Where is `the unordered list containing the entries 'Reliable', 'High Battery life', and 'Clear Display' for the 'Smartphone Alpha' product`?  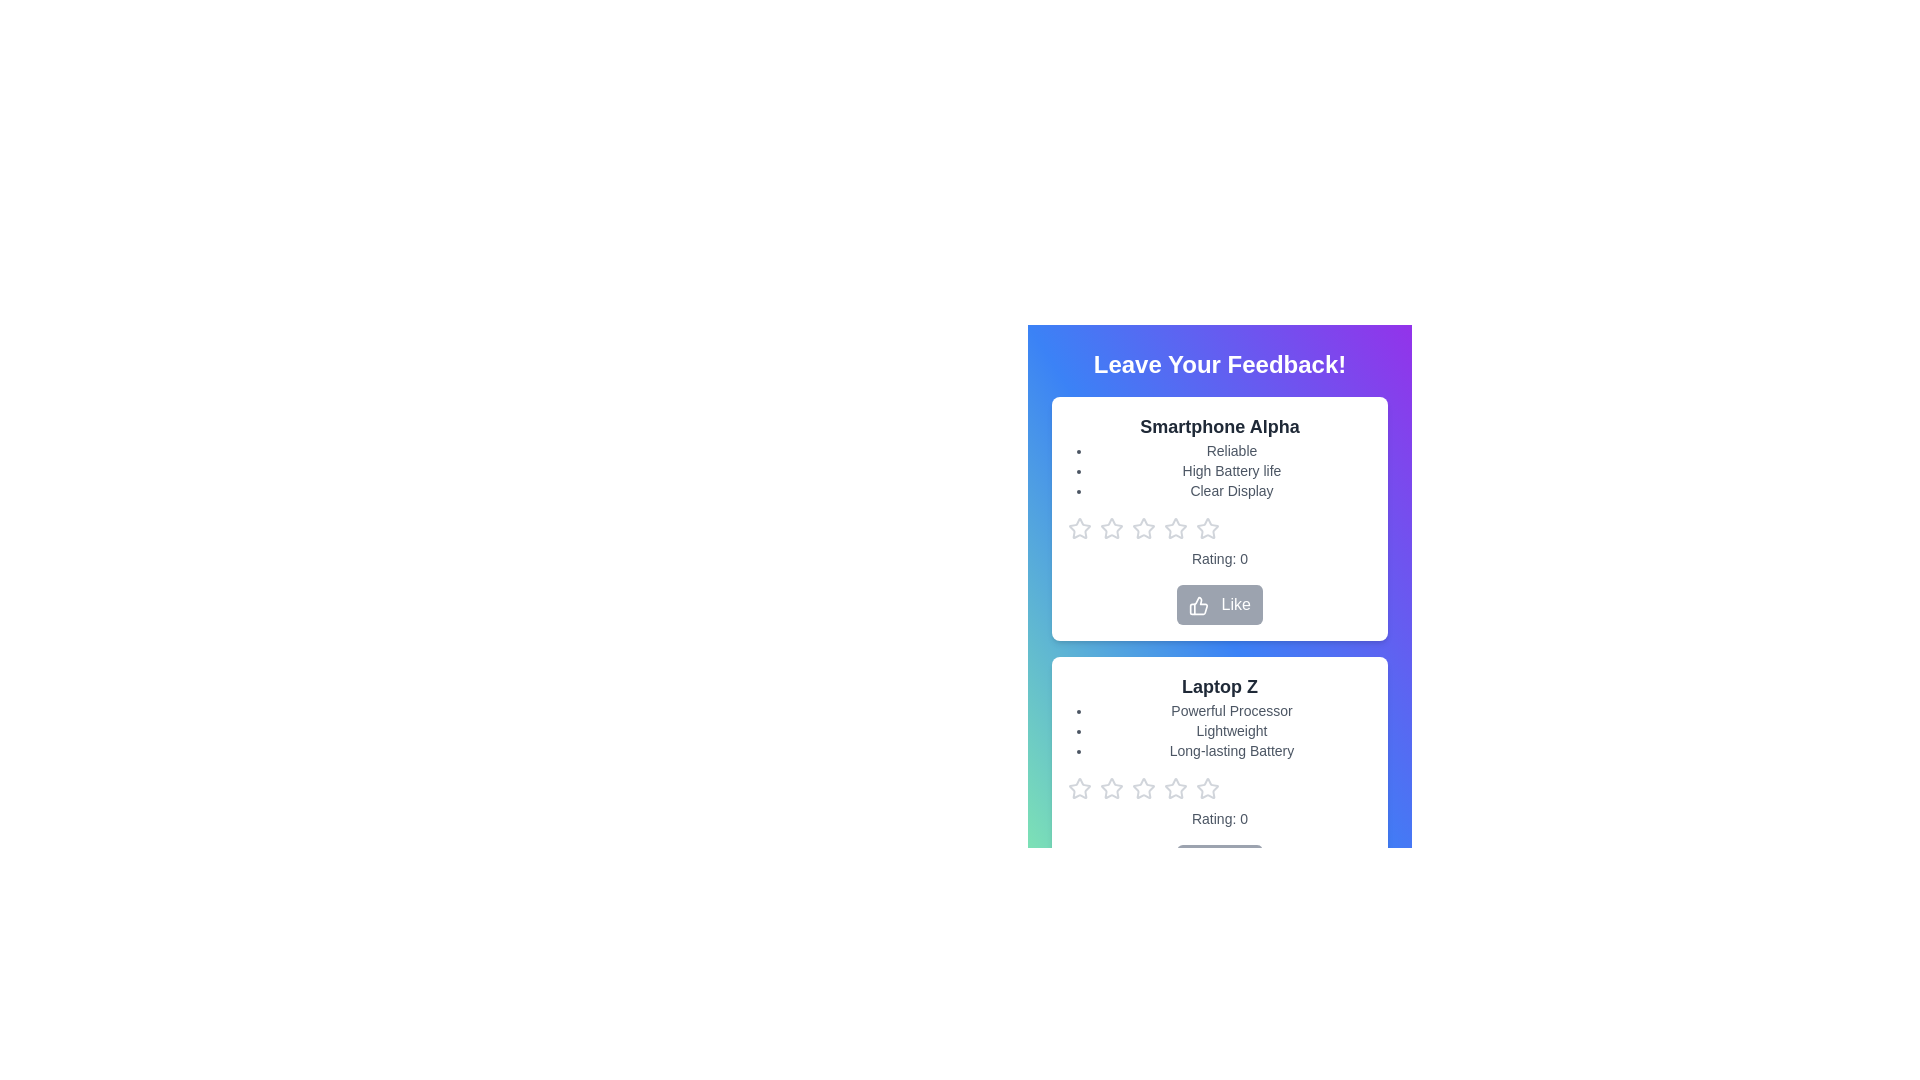
the unordered list containing the entries 'Reliable', 'High Battery life', and 'Clear Display' for the 'Smartphone Alpha' product is located at coordinates (1231, 470).